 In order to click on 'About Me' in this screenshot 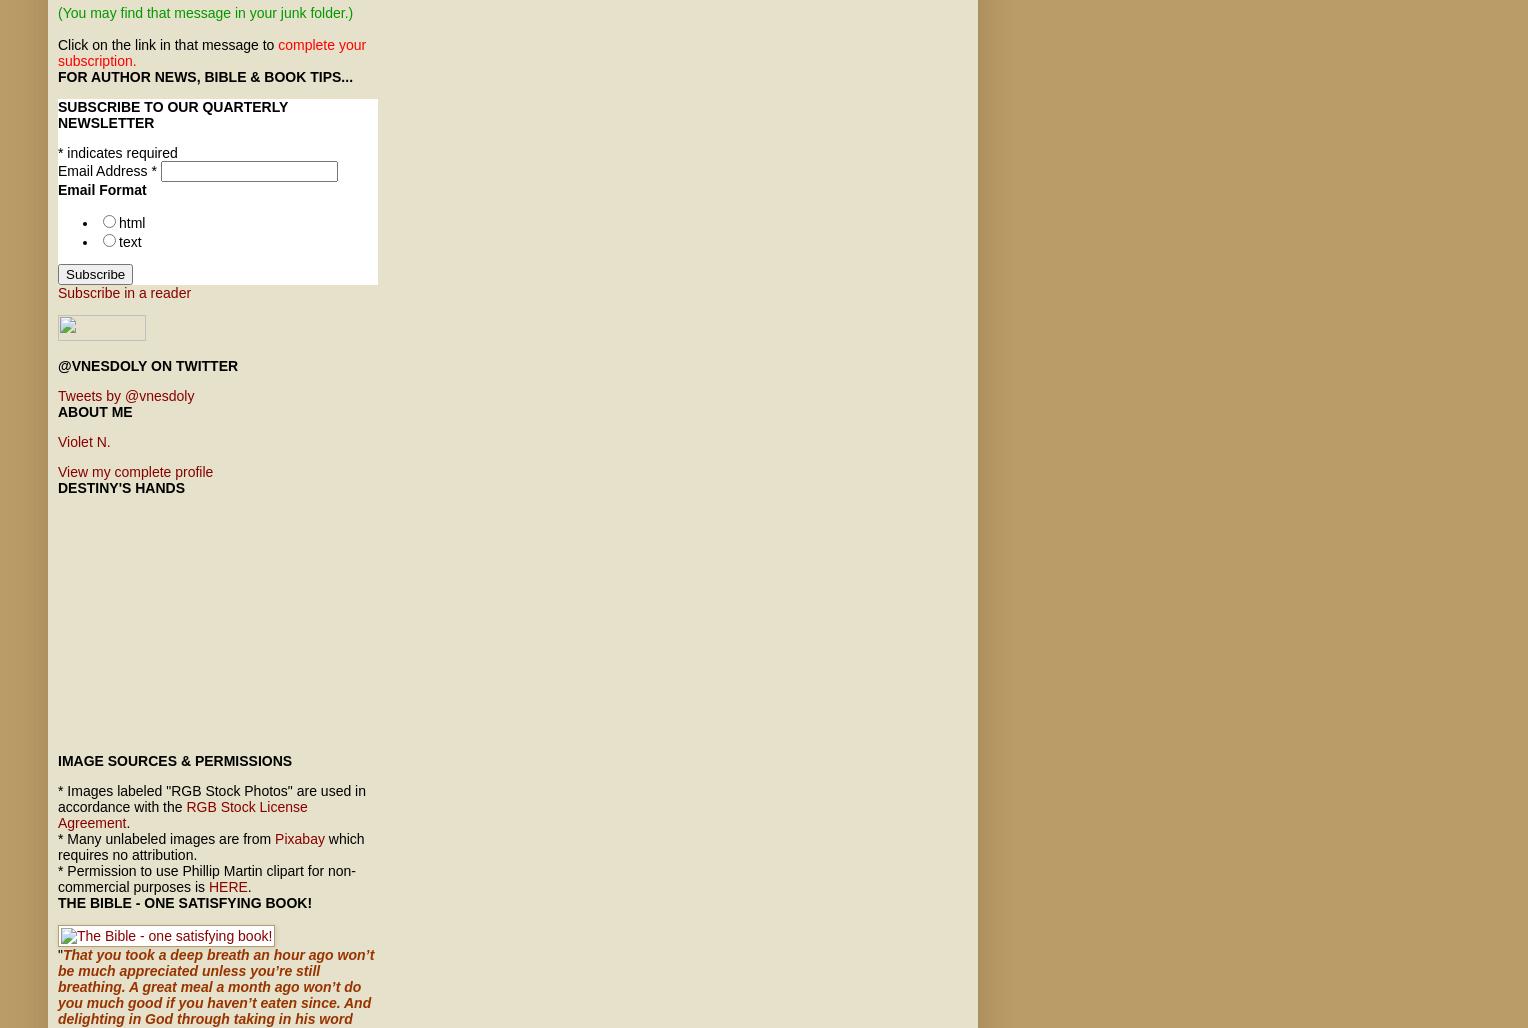, I will do `click(94, 412)`.